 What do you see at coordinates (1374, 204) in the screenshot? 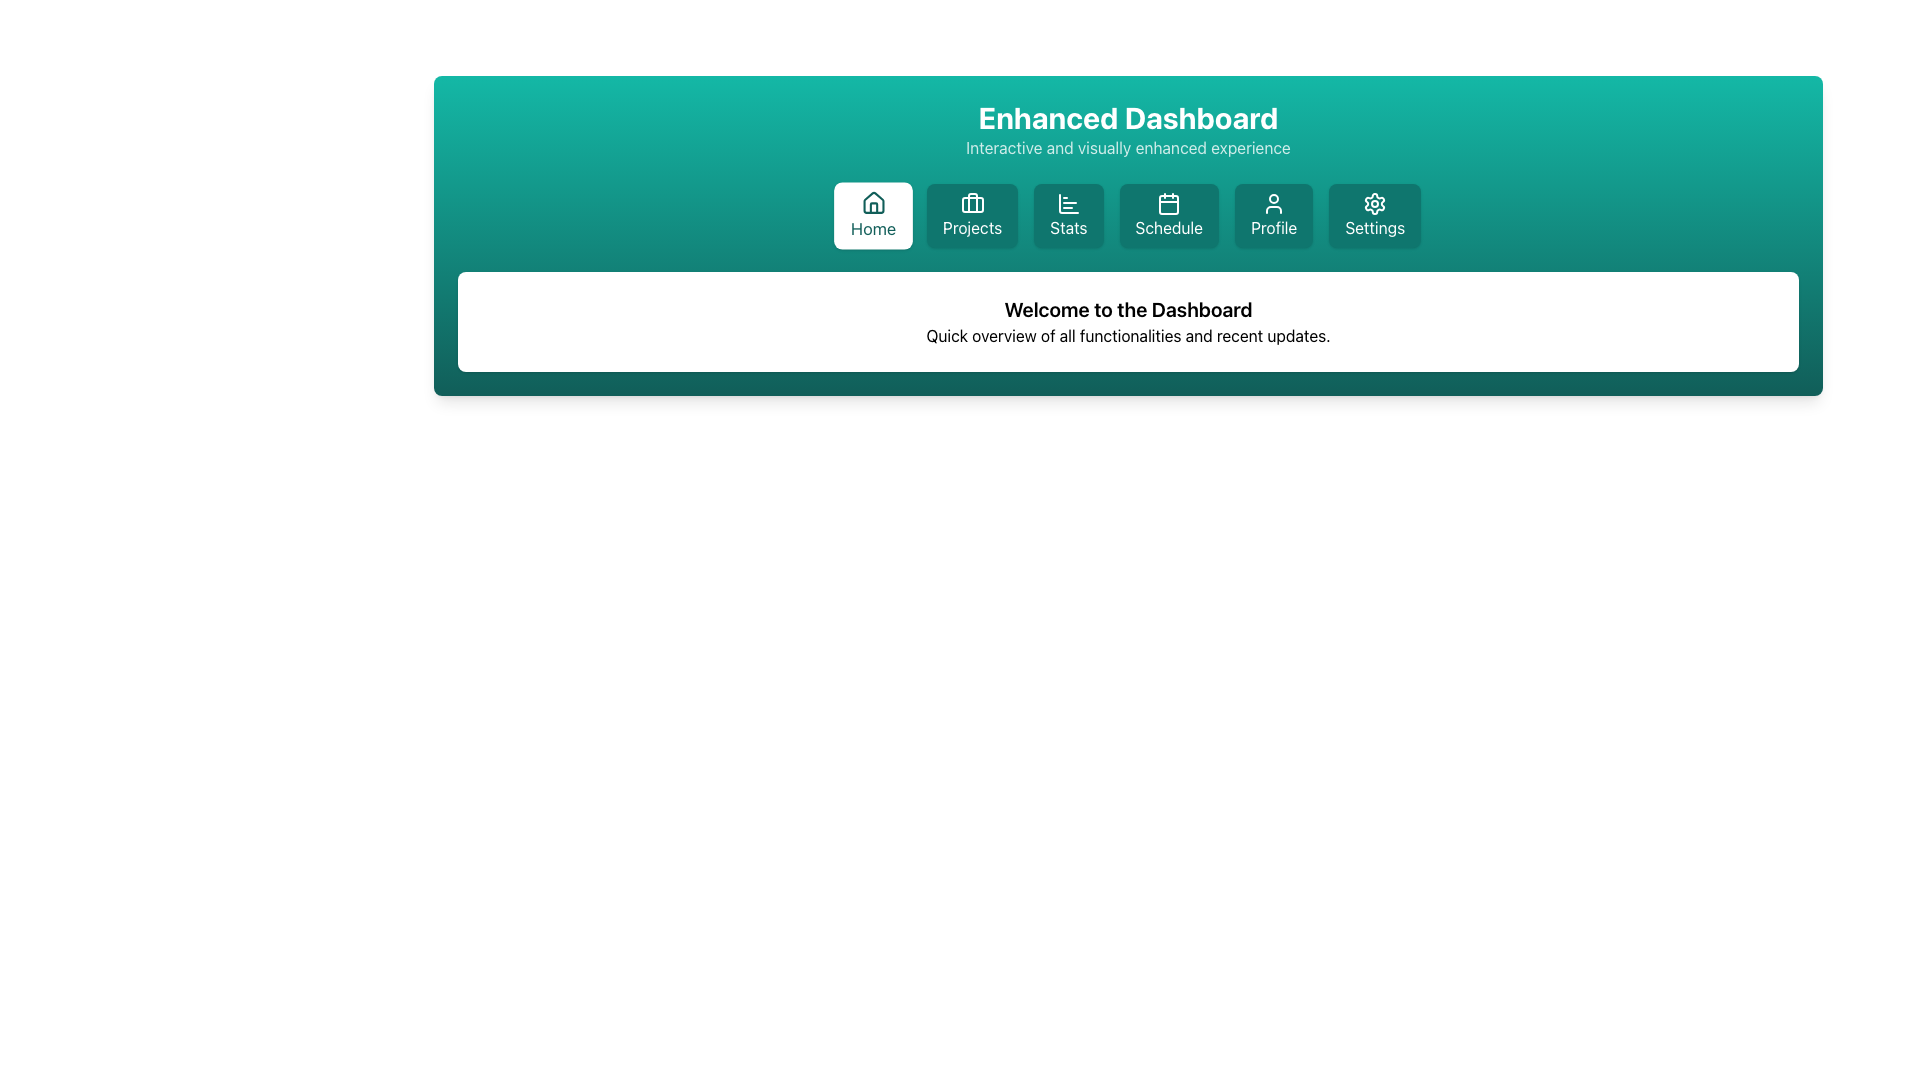
I see `the cogwheel icon representing settings located in the top-right section of the navigation bar, part of the 'Settings' button` at bounding box center [1374, 204].